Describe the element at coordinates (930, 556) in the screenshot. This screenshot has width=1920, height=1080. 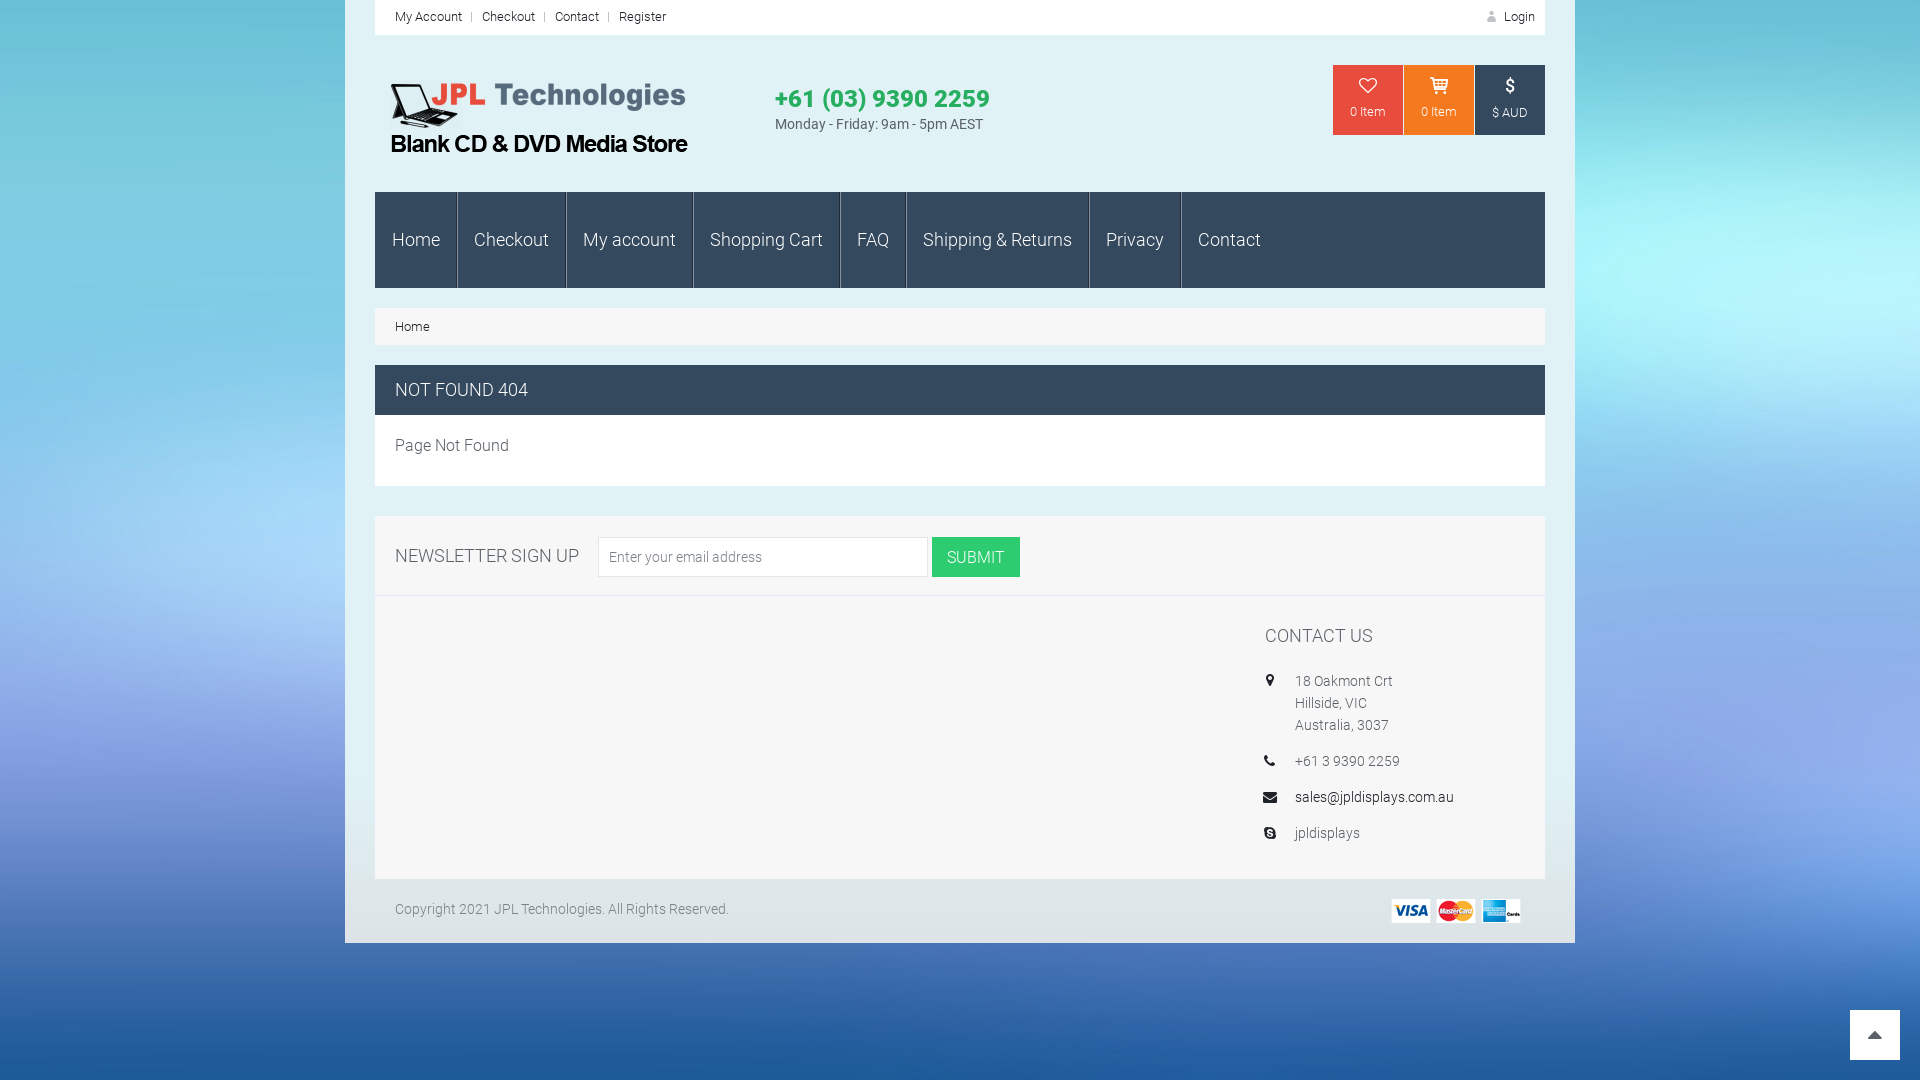
I see `'Submit'` at that location.